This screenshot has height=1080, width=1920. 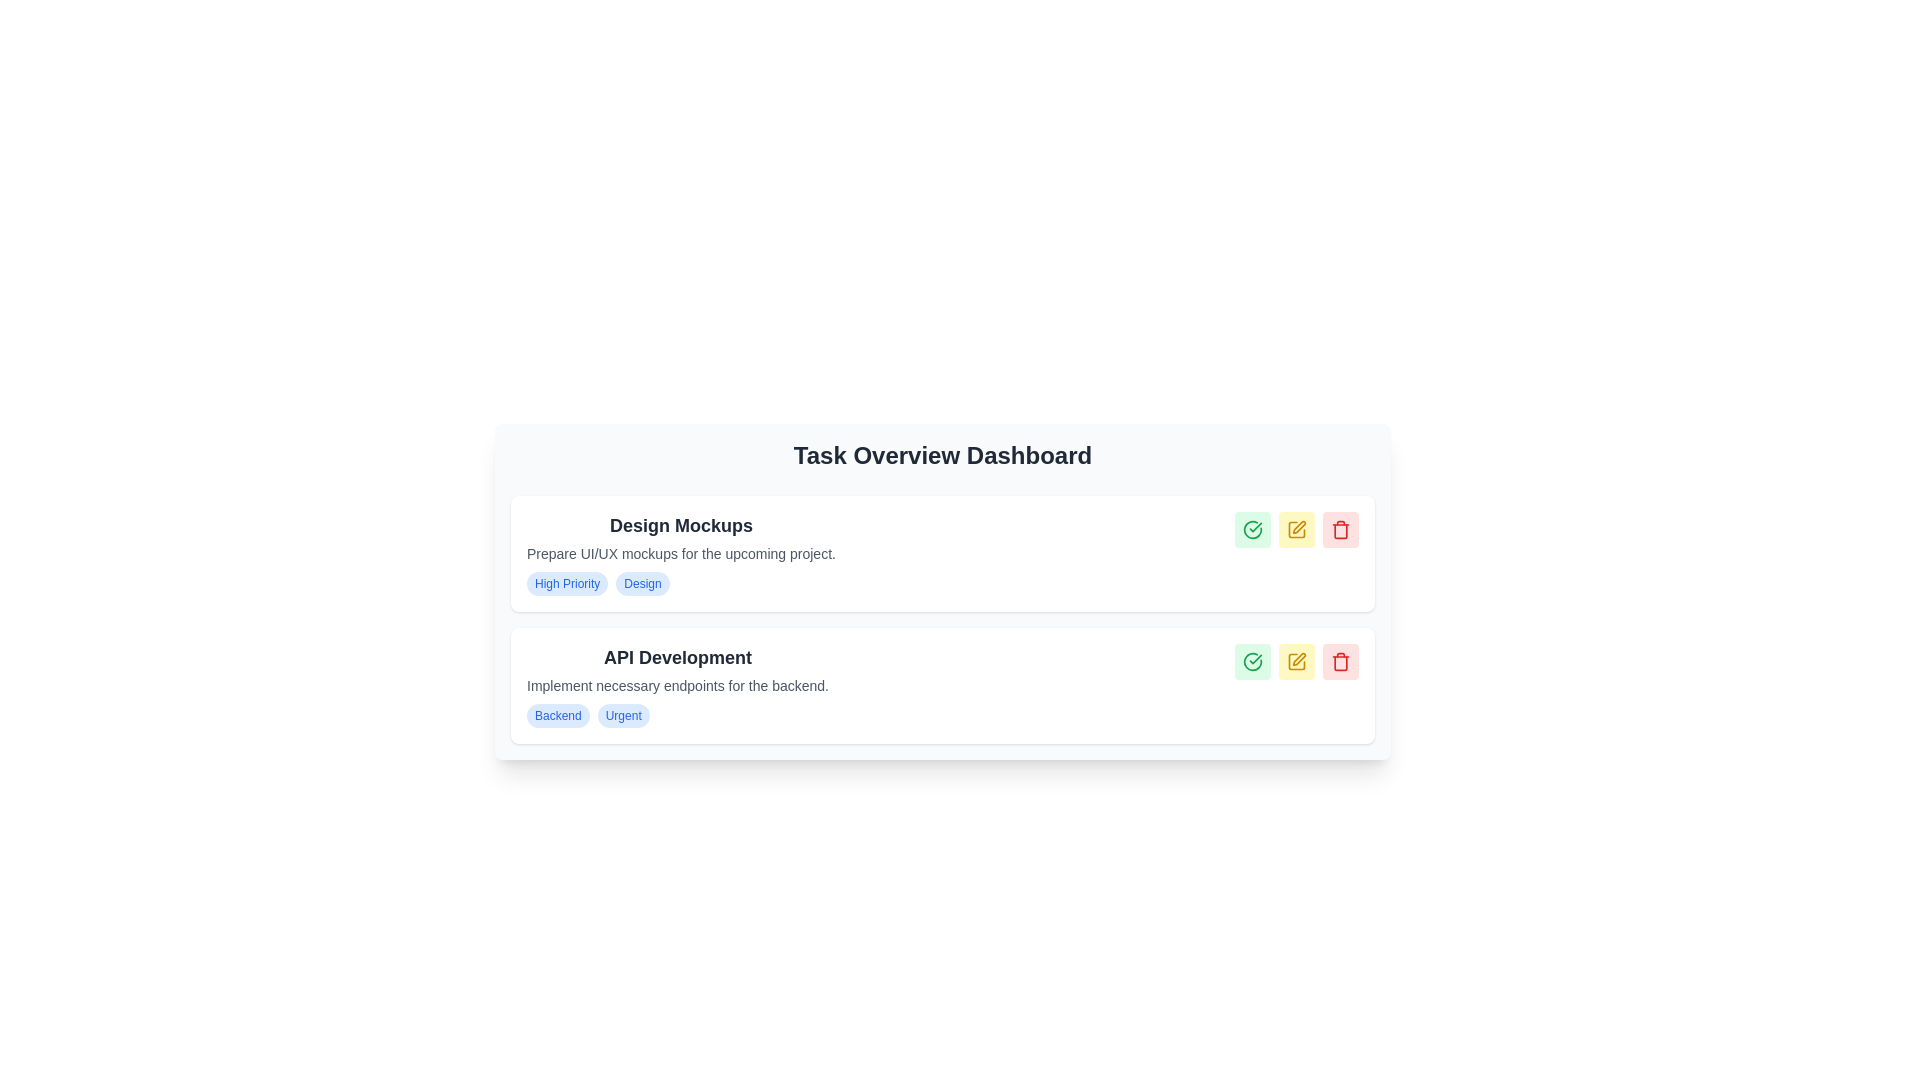 I want to click on the Trash Bin icon, which is the last icon in the group of three icons (Trash Bin, Check Mark, Pencil) located on the right-hand side of the 'API Development' task entry, so click(x=1340, y=663).